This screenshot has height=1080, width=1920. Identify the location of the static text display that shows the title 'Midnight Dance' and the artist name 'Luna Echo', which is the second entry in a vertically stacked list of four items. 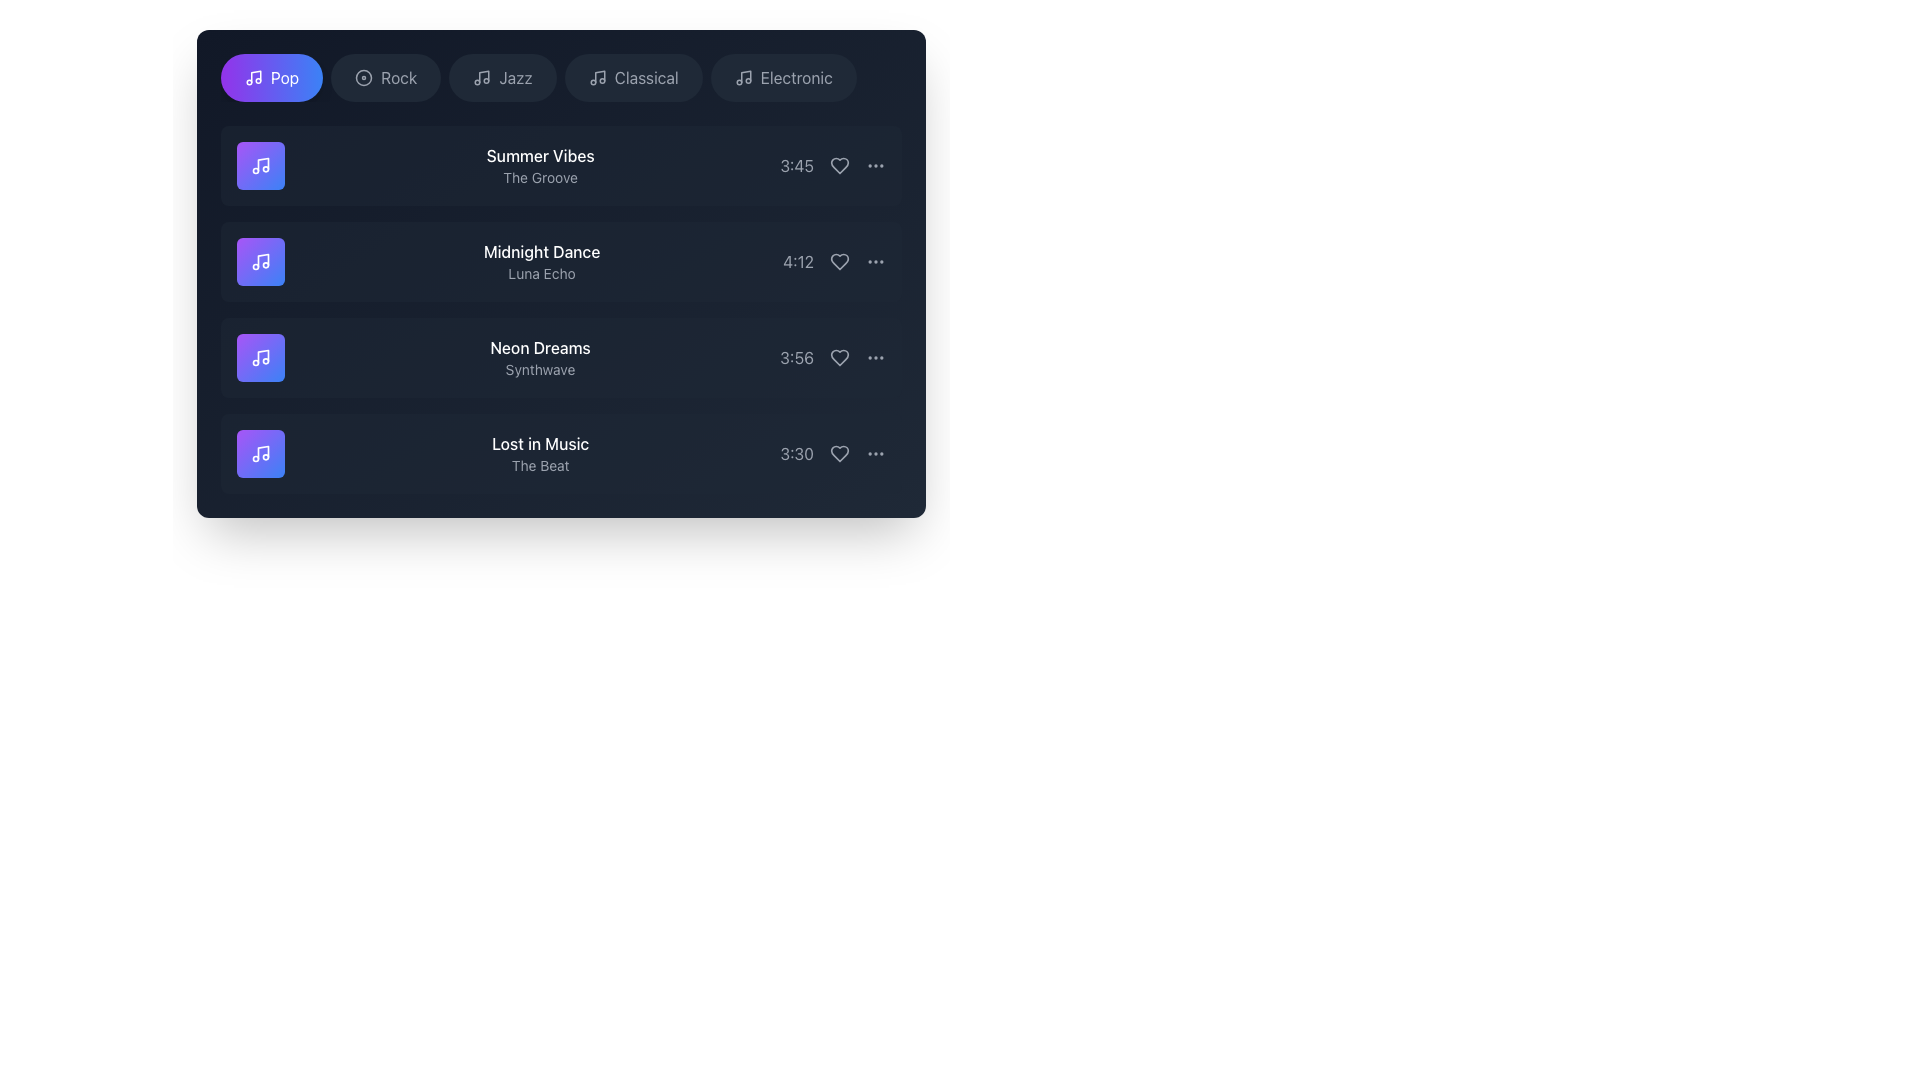
(542, 261).